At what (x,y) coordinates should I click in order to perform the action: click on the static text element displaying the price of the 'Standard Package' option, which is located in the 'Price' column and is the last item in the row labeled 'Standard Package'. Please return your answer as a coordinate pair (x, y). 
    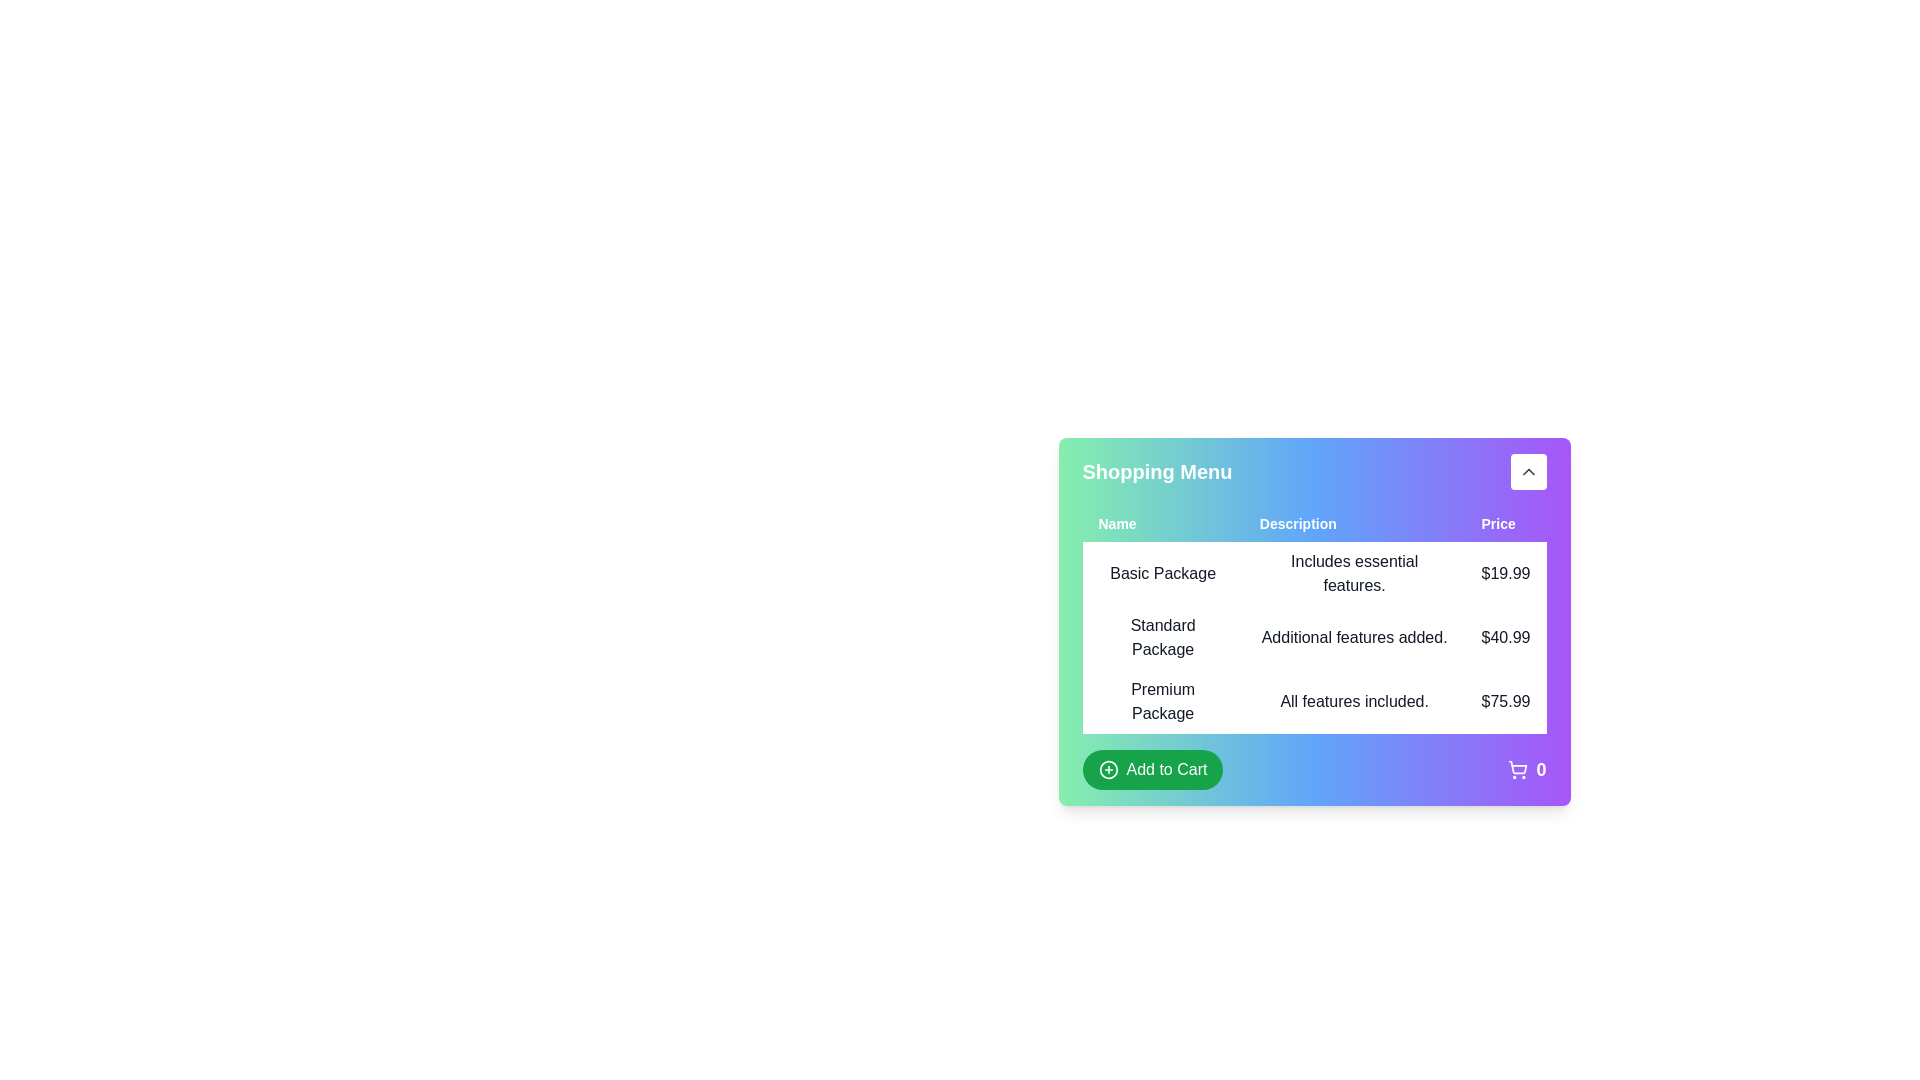
    Looking at the image, I should click on (1506, 637).